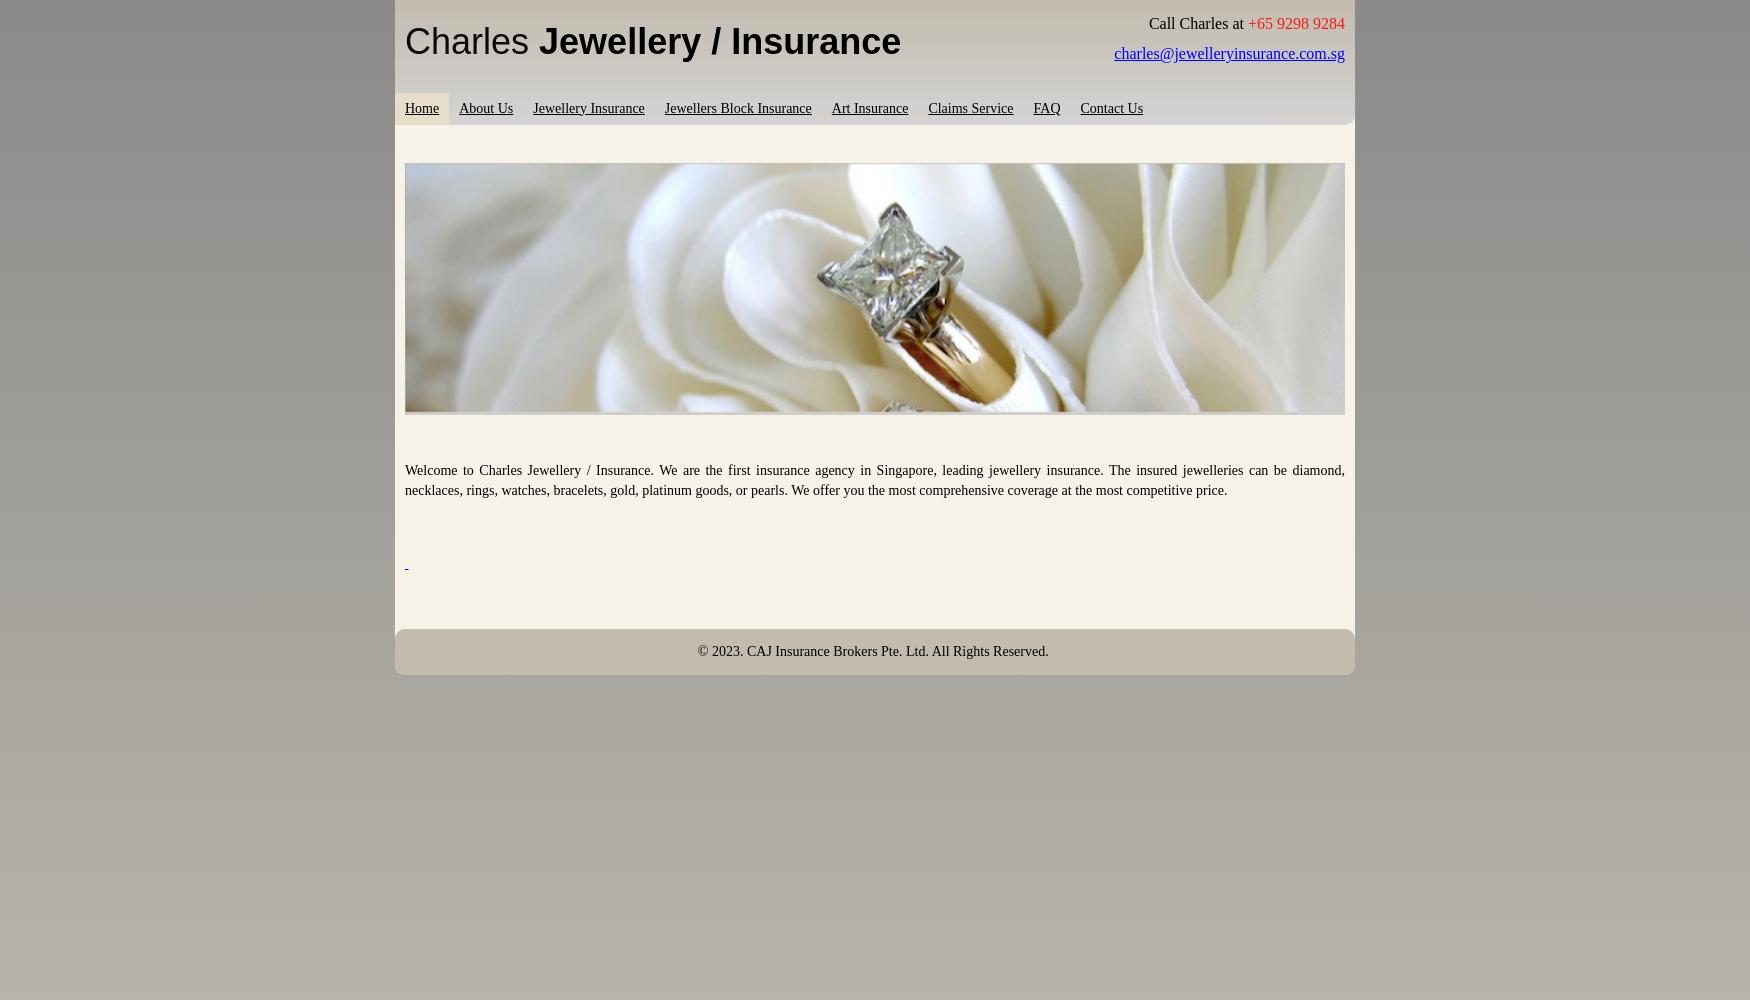  What do you see at coordinates (485, 106) in the screenshot?
I see `'About Us'` at bounding box center [485, 106].